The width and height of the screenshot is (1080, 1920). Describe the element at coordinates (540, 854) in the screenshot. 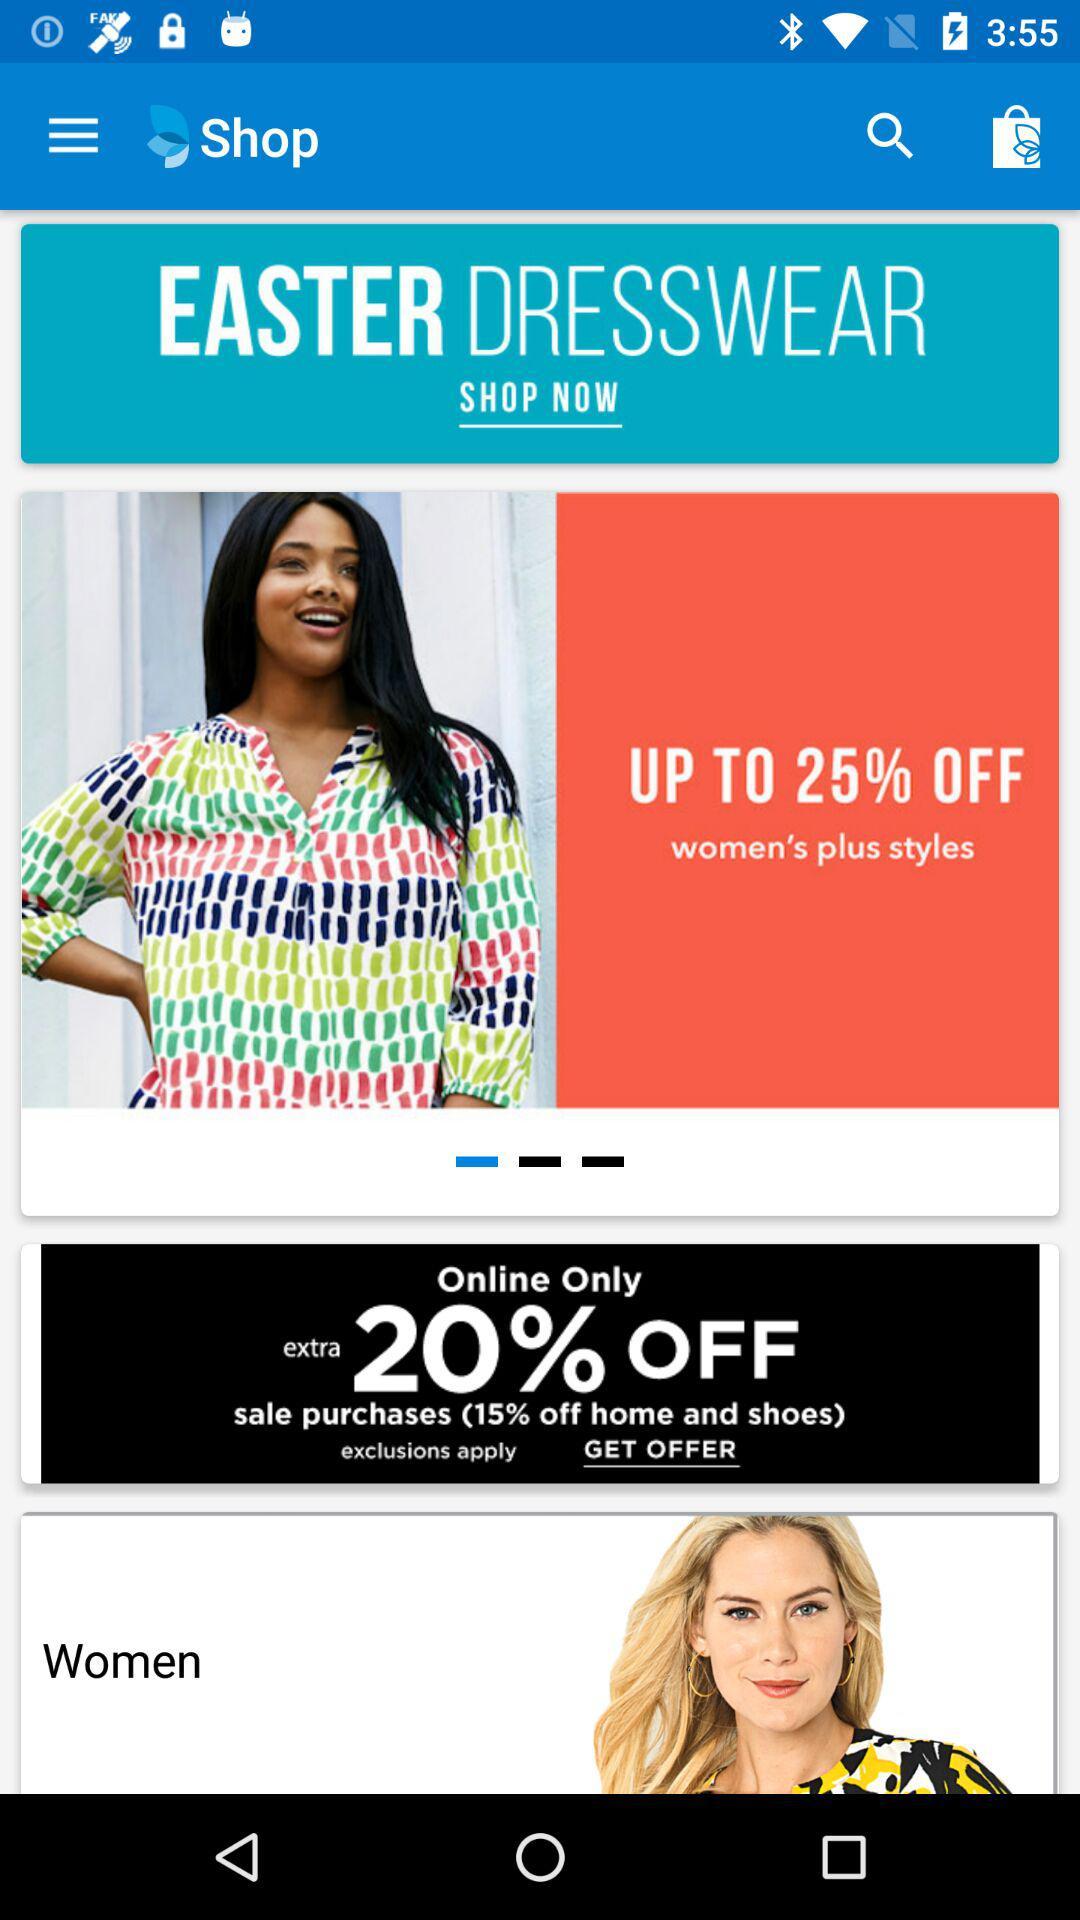

I see `the second image` at that location.